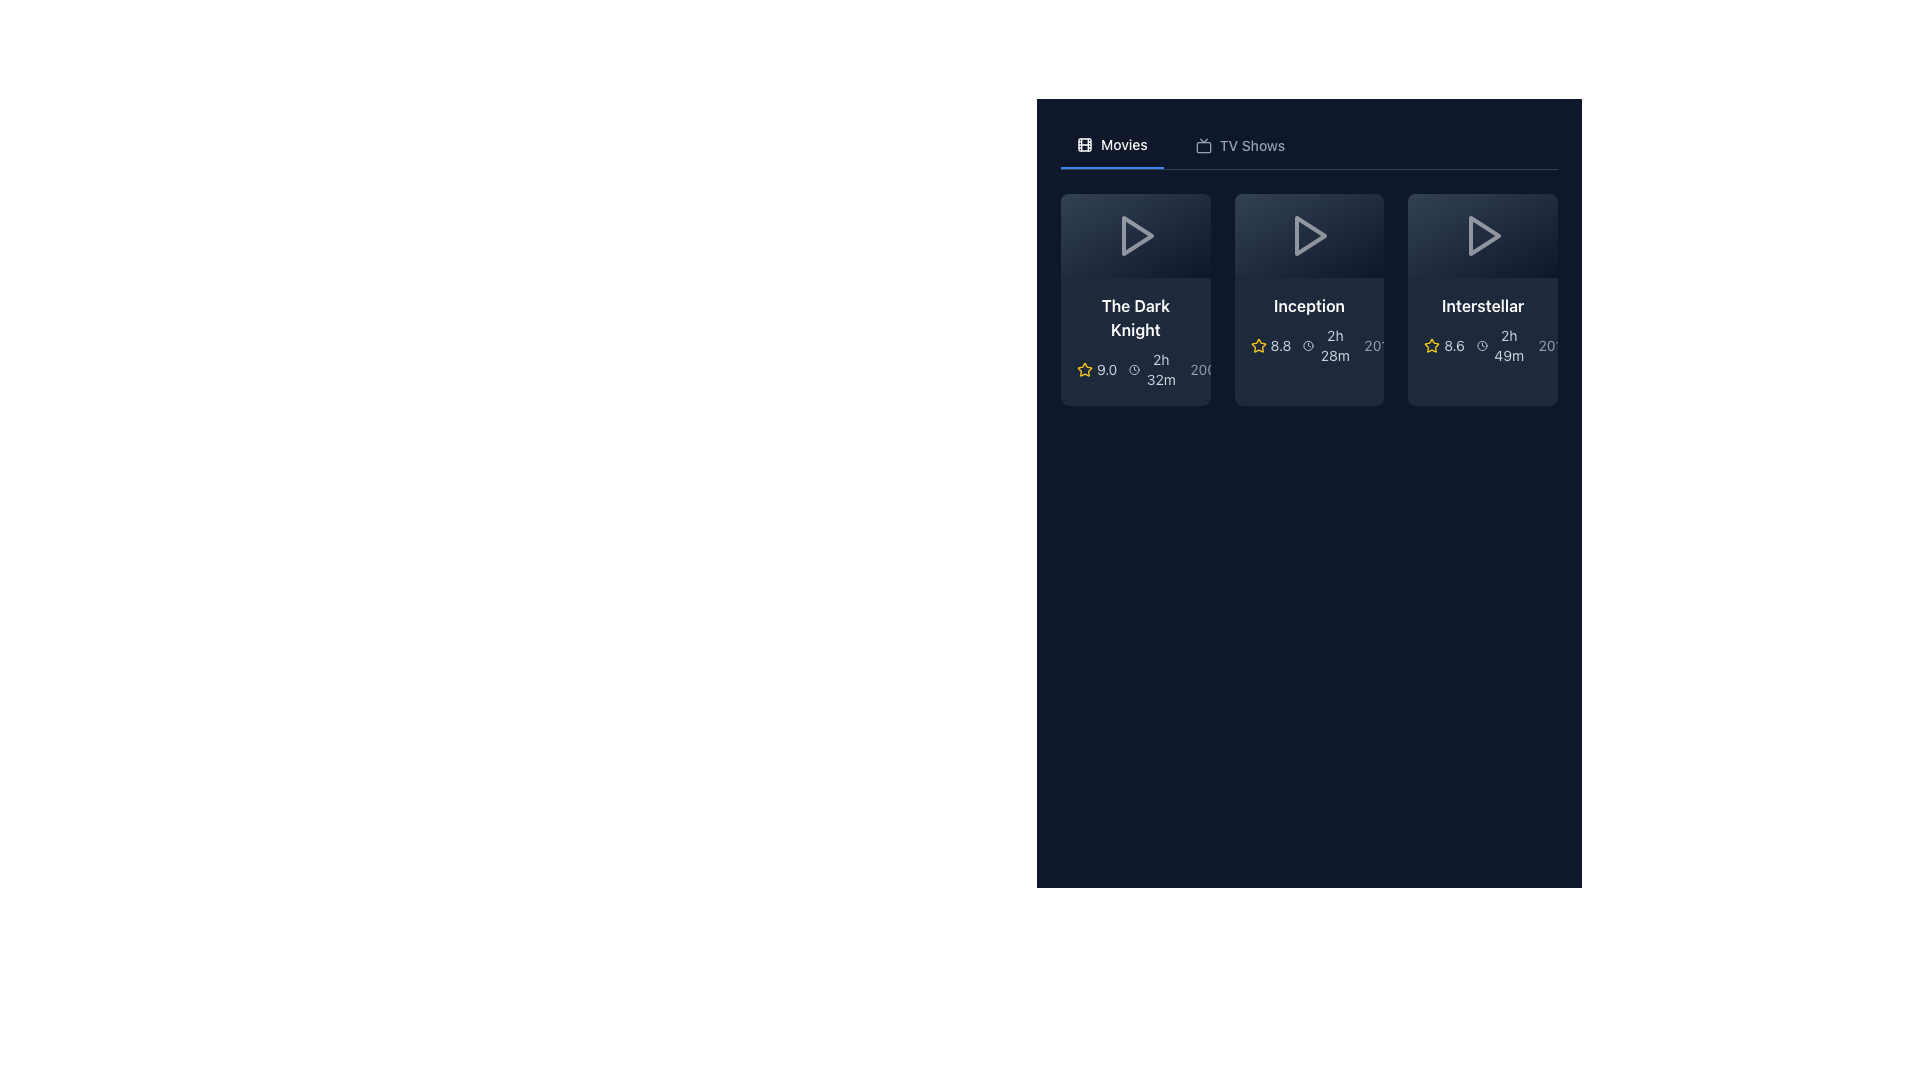  What do you see at coordinates (1206, 370) in the screenshot?
I see `the text label displaying '2008' in a slately, light grey font, located at the bottom-right of the card for 'The Dark Knight'` at bounding box center [1206, 370].